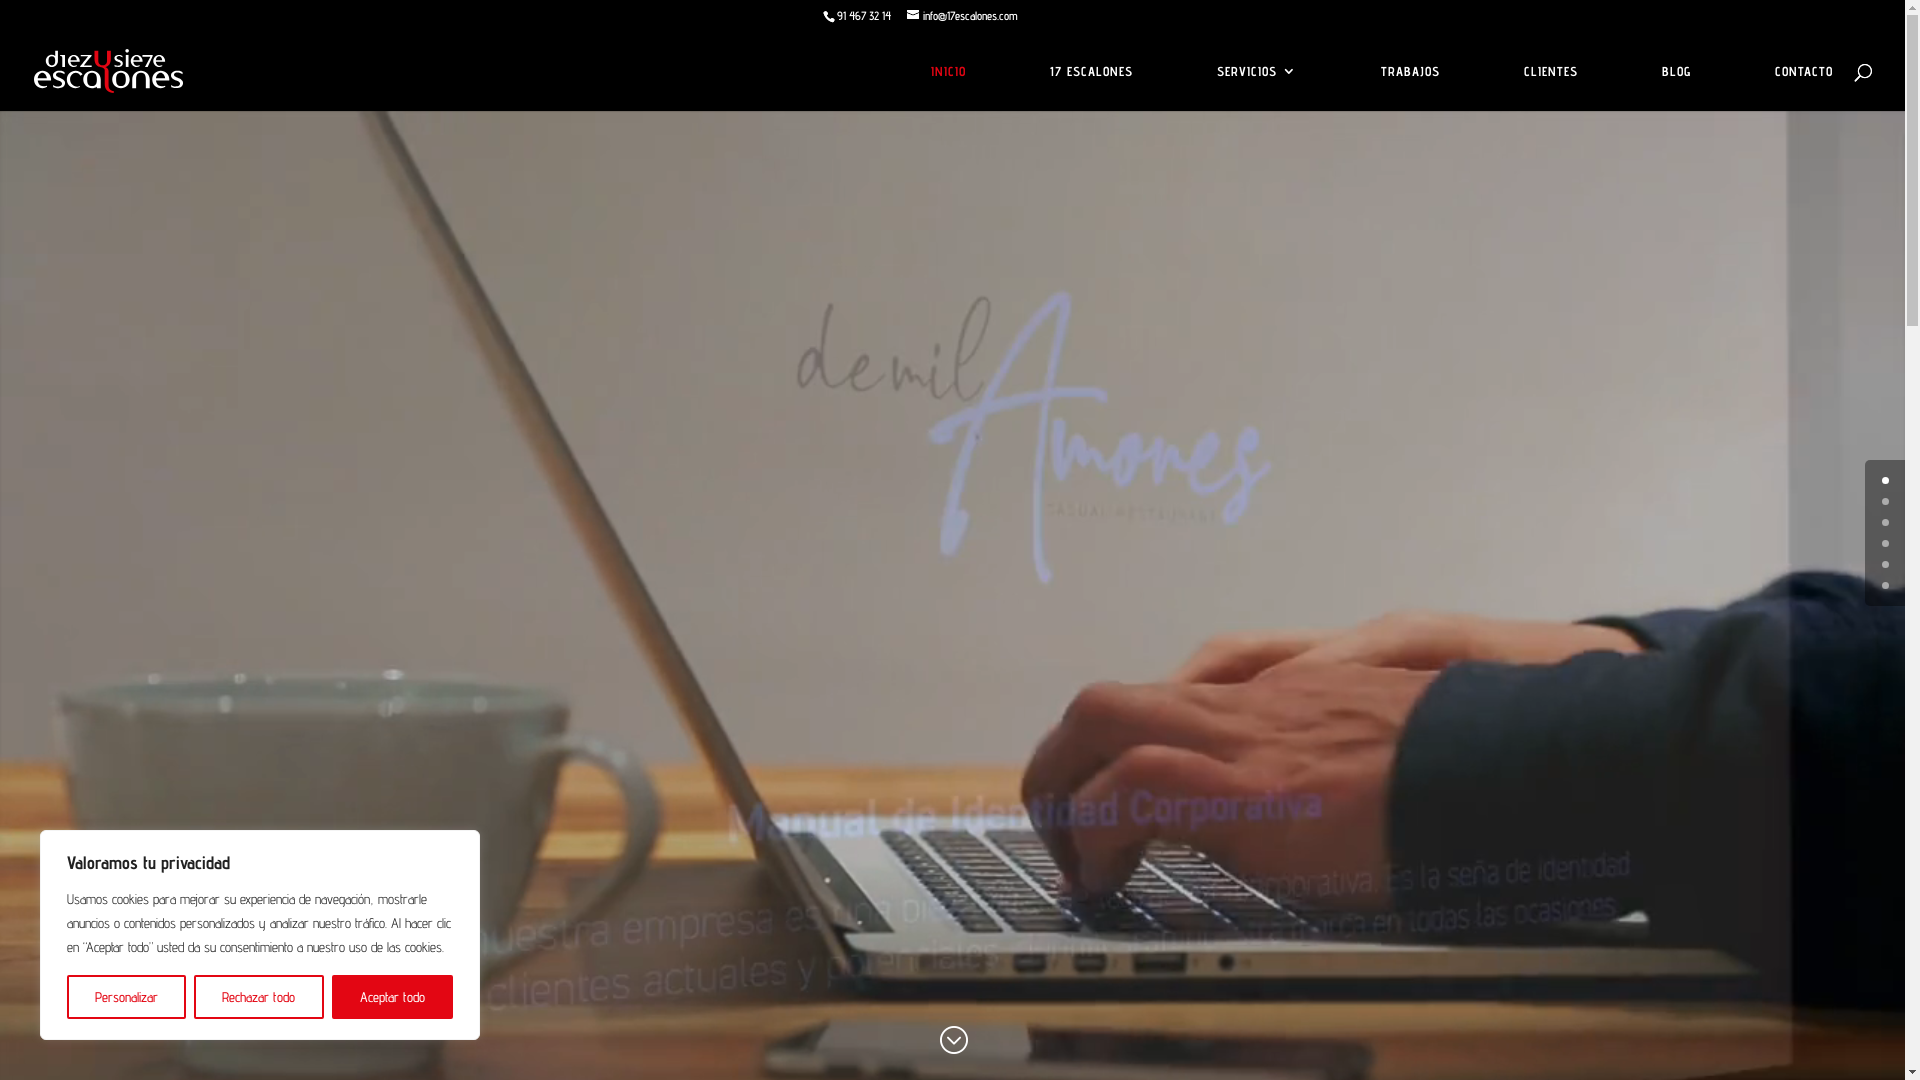  I want to click on '5', so click(1884, 585).